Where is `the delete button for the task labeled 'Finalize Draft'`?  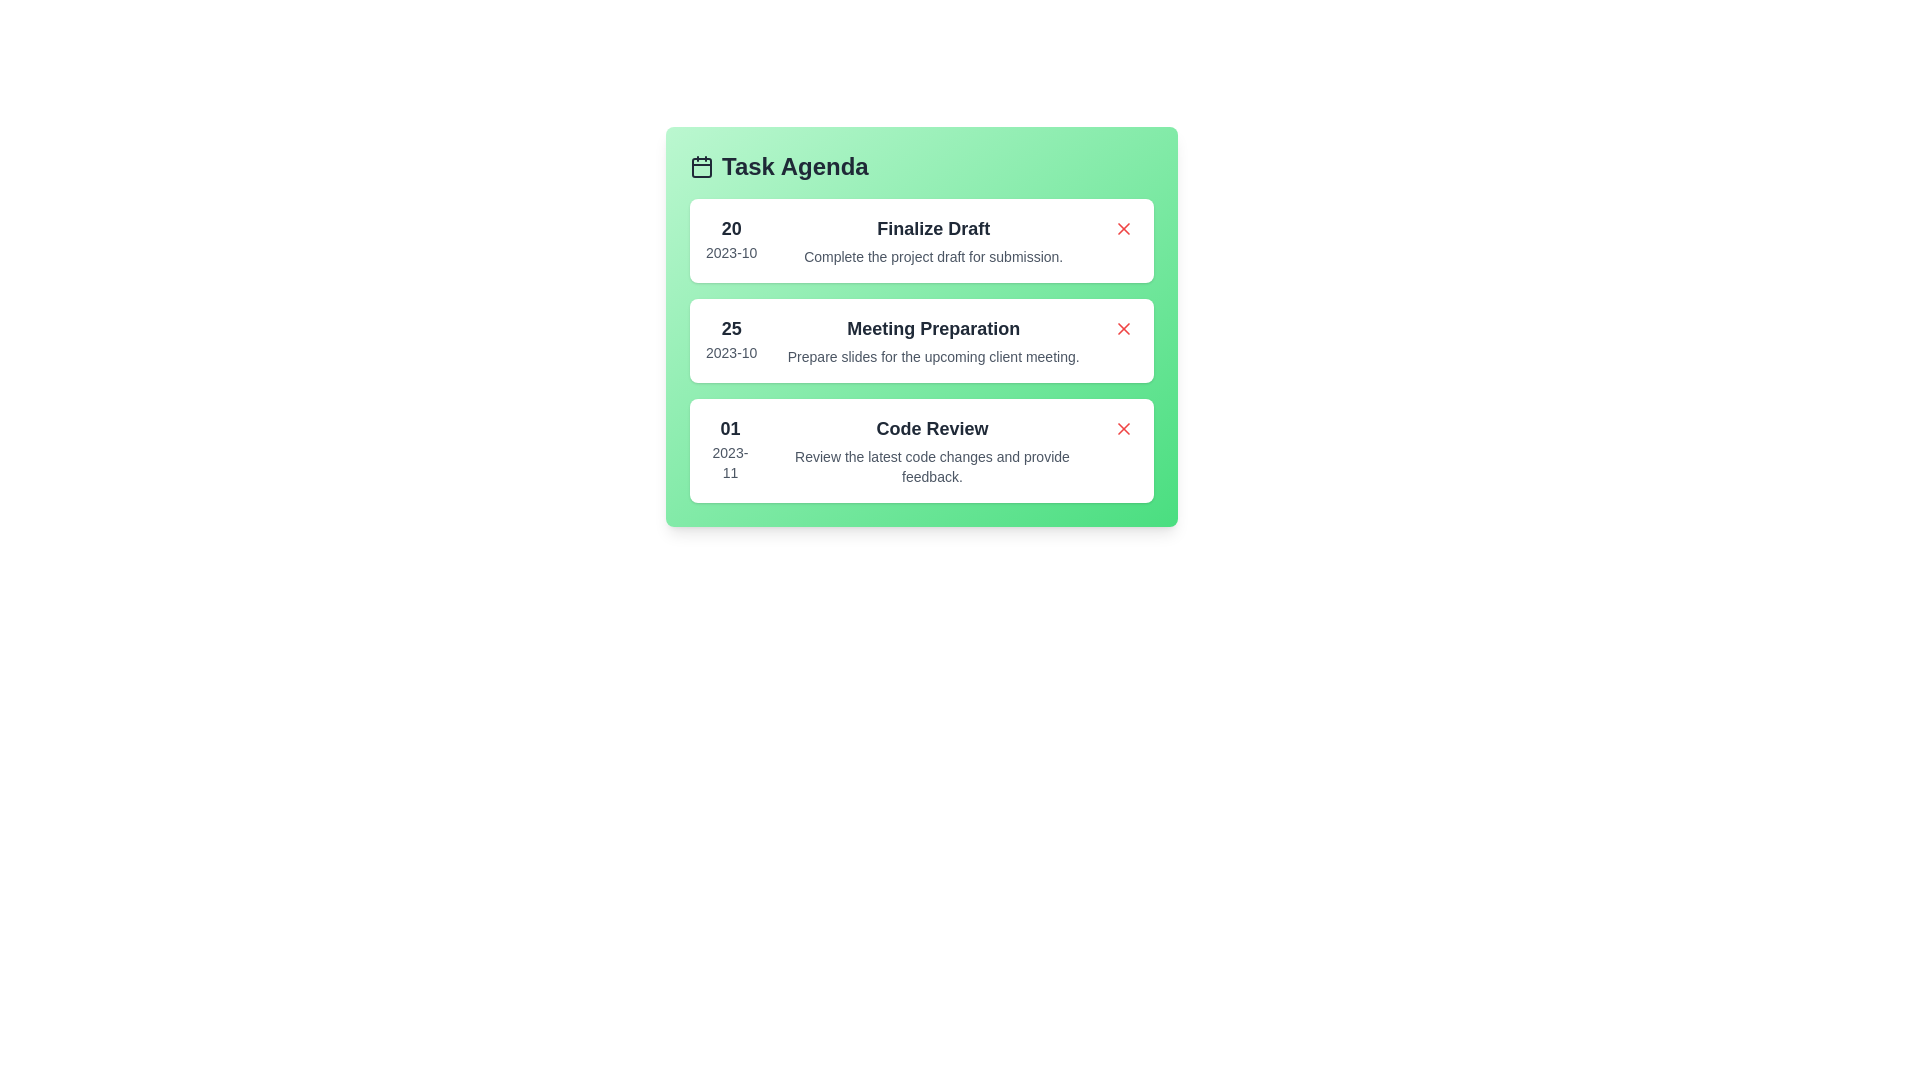 the delete button for the task labeled 'Finalize Draft' is located at coordinates (1123, 227).